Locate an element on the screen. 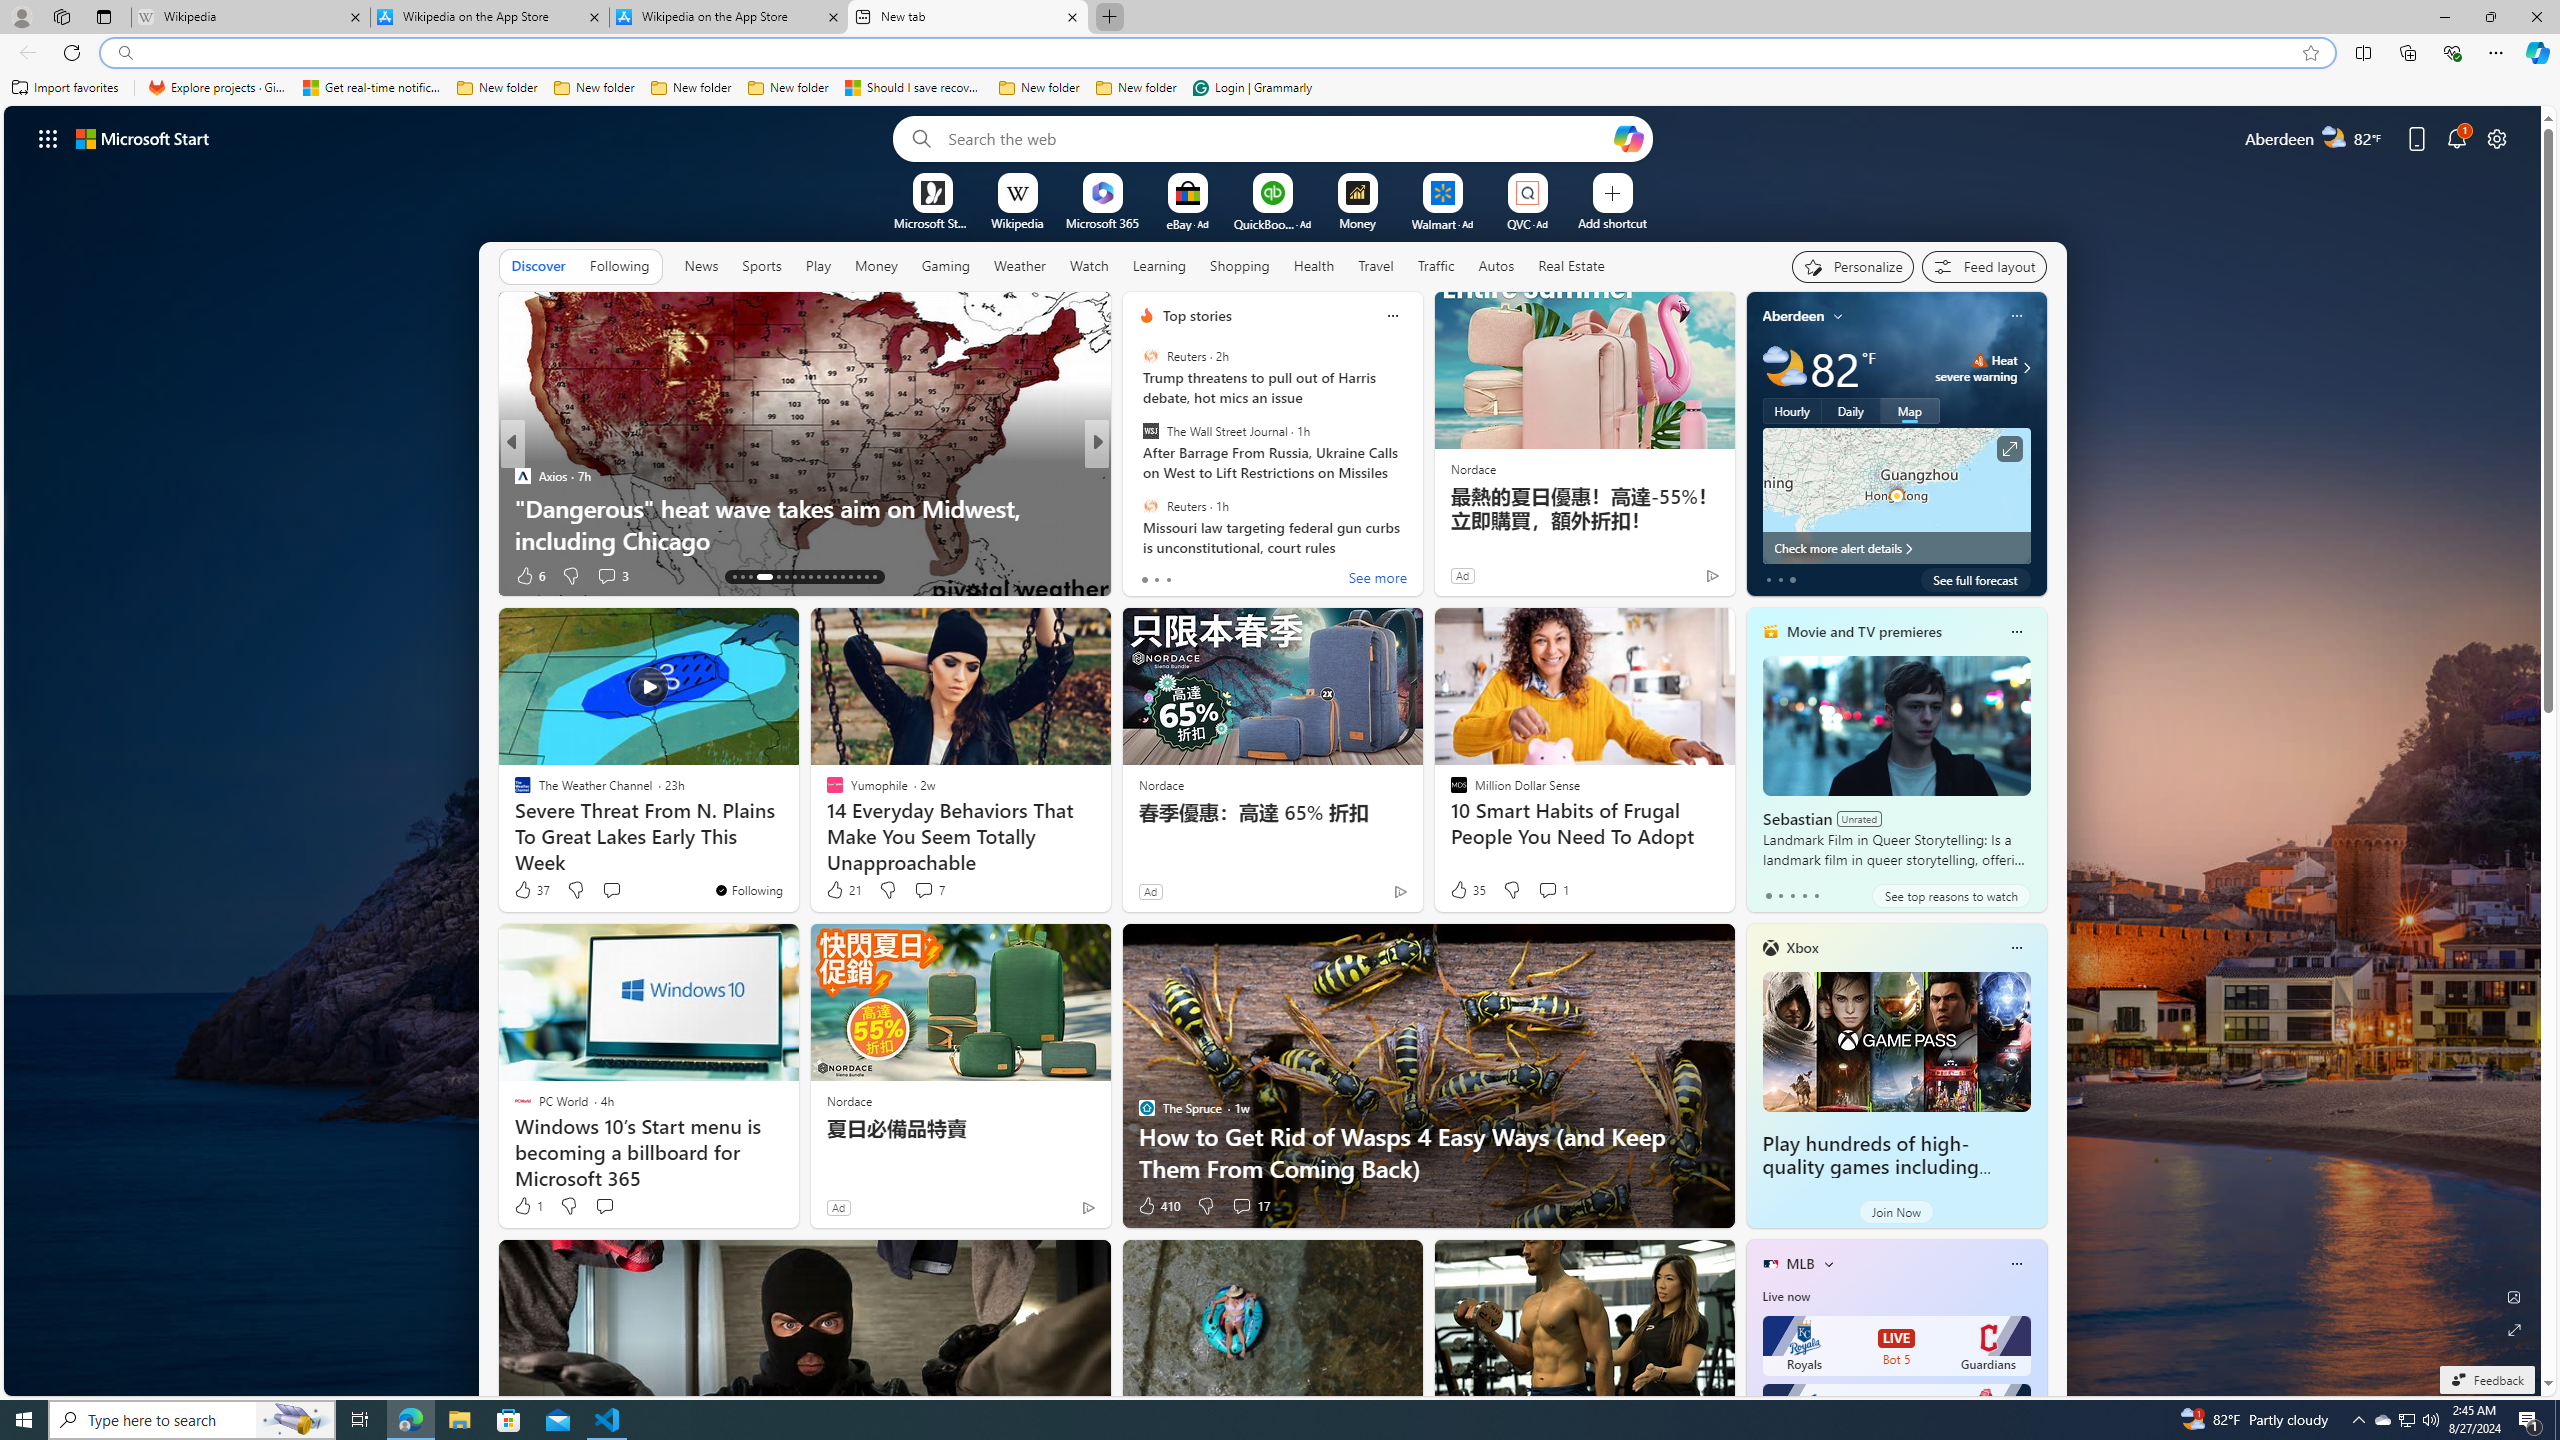  'tab-3' is located at coordinates (1802, 895).